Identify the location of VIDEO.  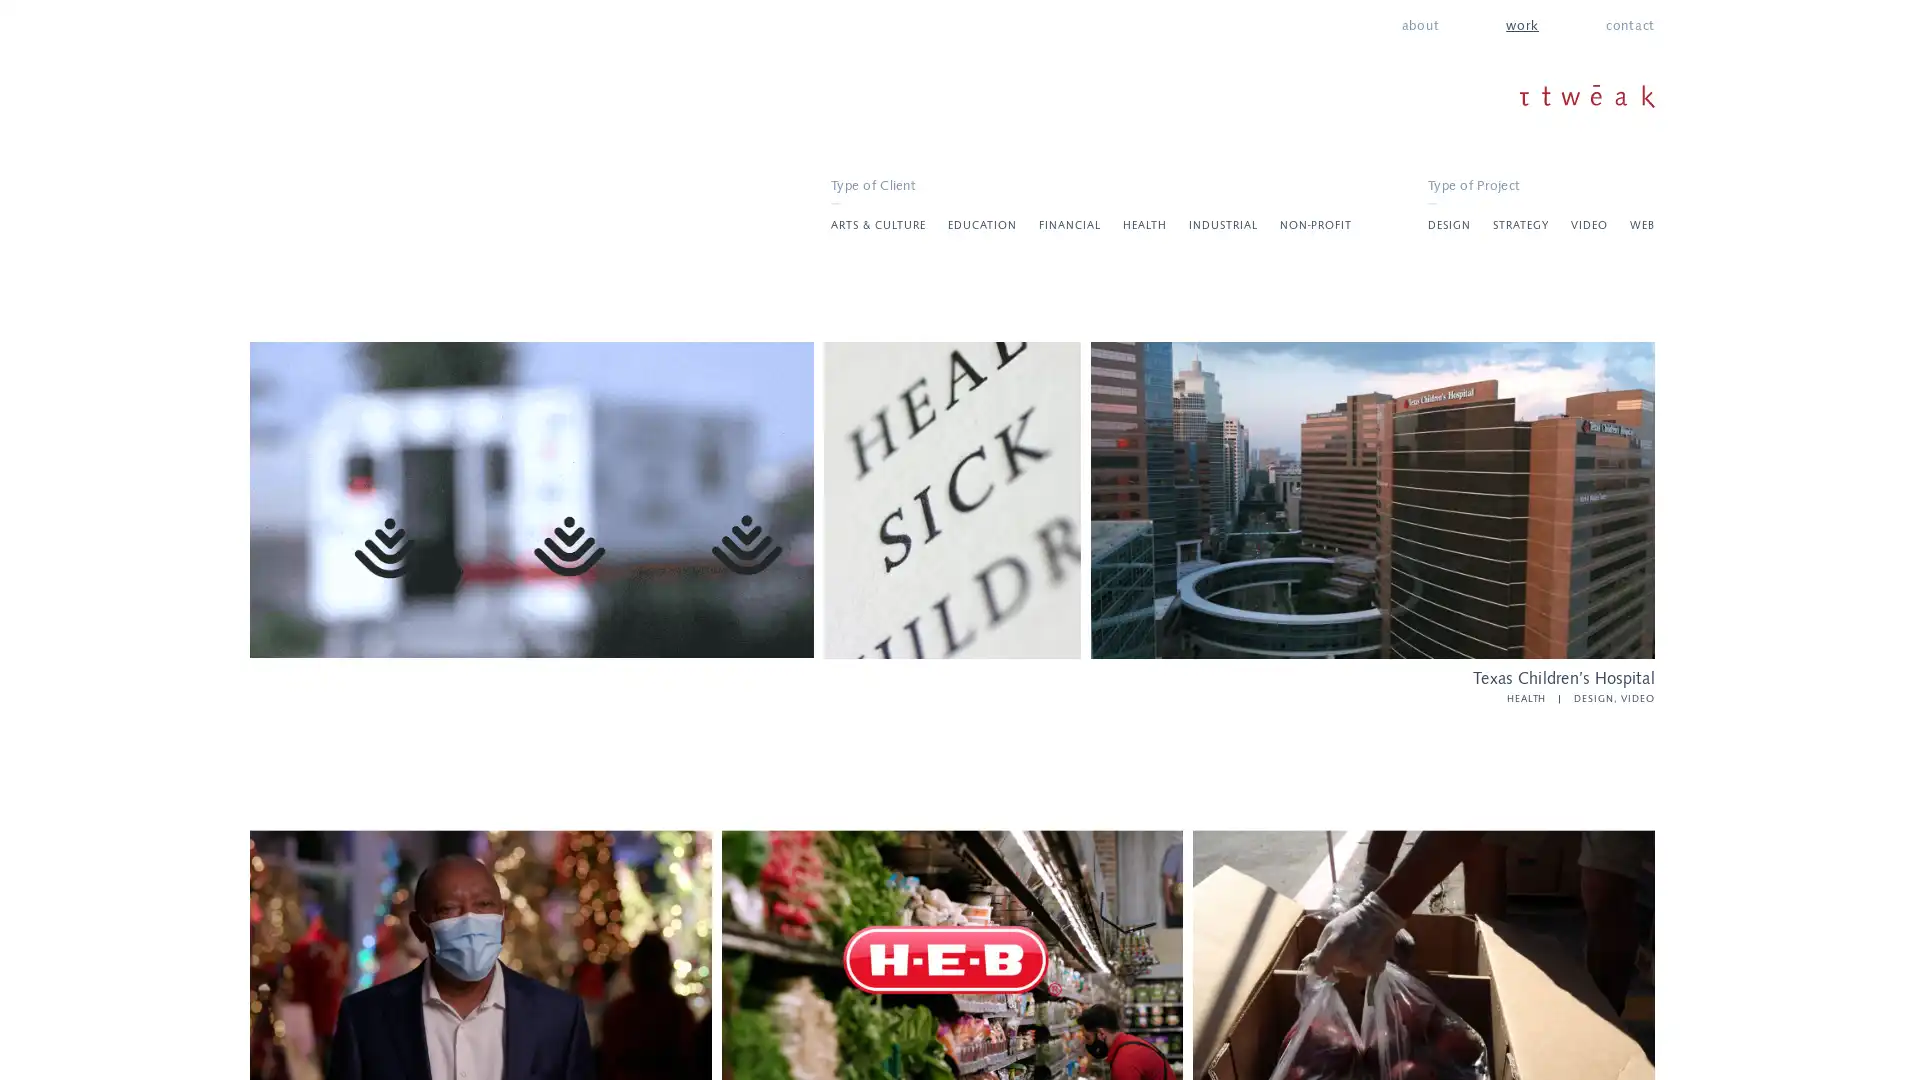
(1588, 225).